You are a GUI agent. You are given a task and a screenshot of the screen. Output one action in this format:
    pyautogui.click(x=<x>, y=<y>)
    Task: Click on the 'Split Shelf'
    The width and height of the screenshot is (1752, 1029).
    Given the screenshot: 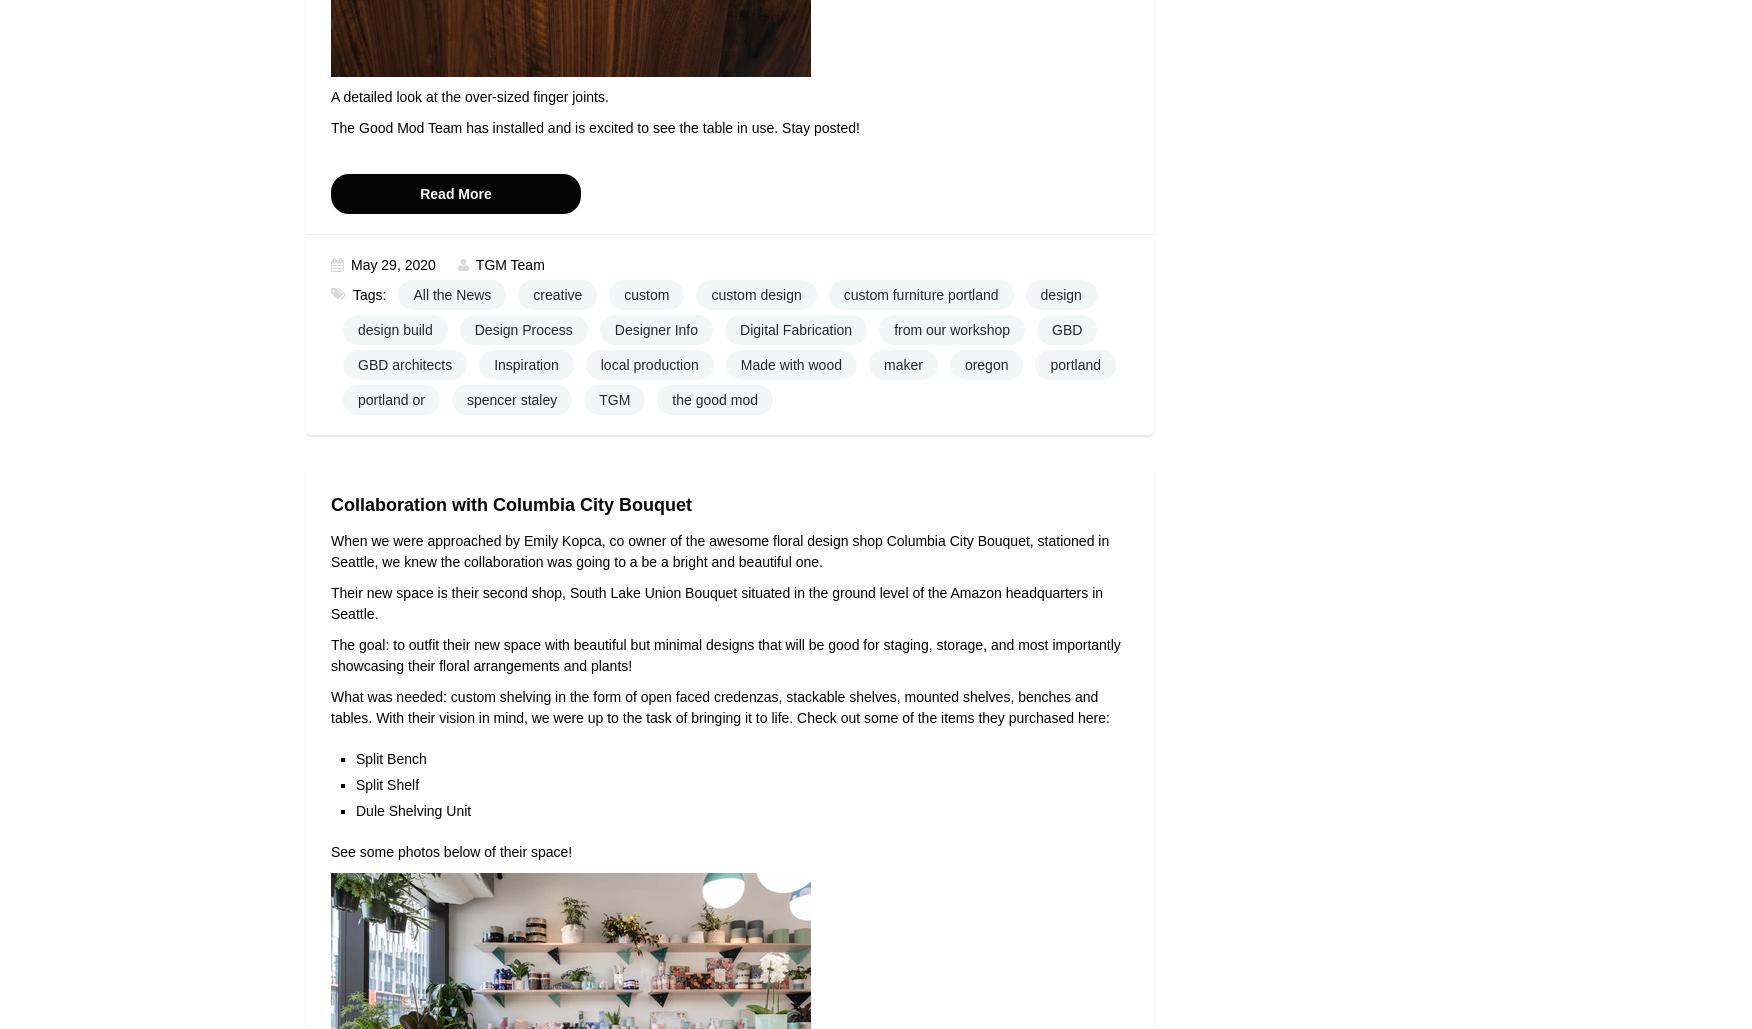 What is the action you would take?
    pyautogui.click(x=386, y=785)
    